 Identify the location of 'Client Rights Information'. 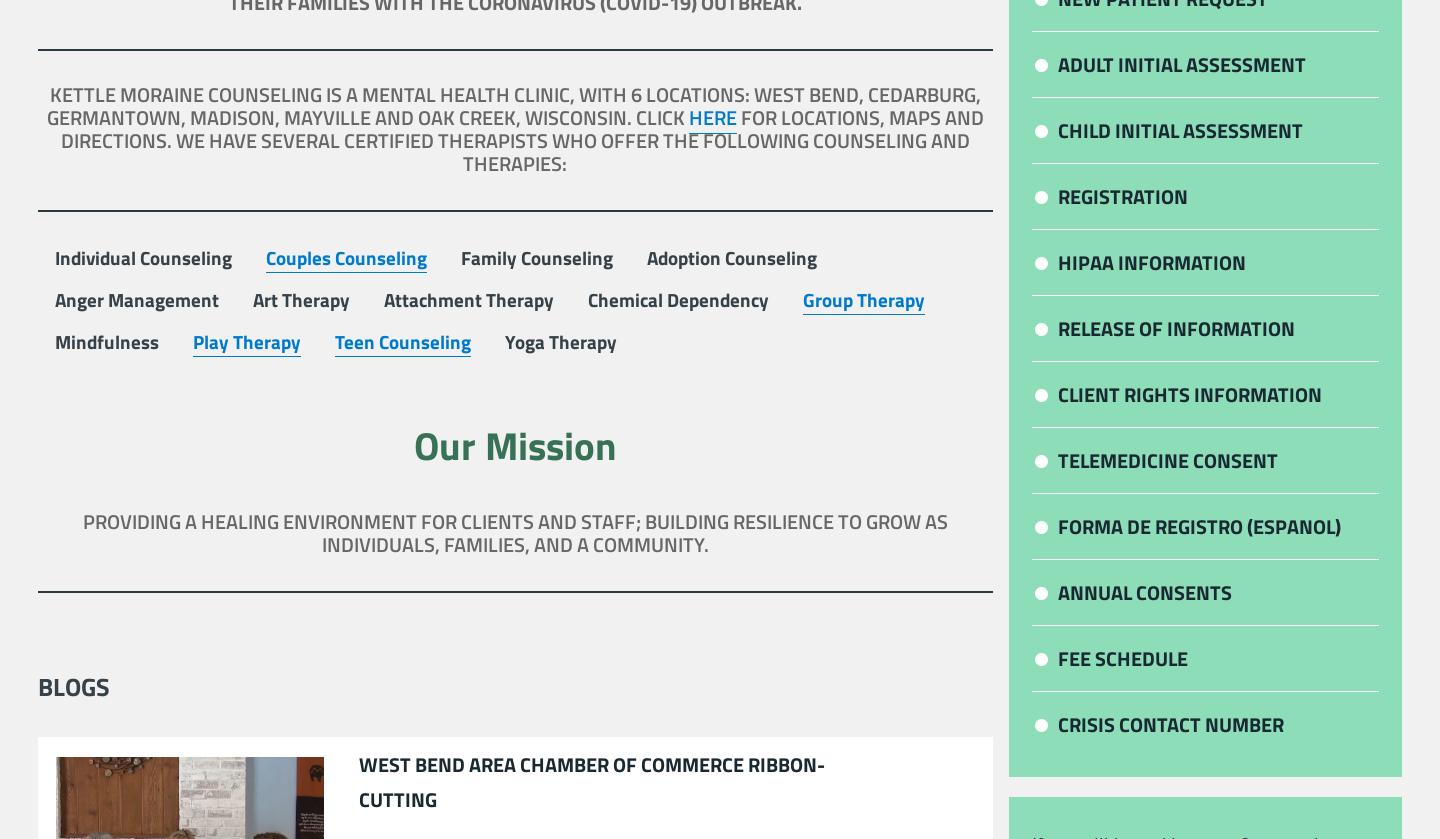
(1190, 394).